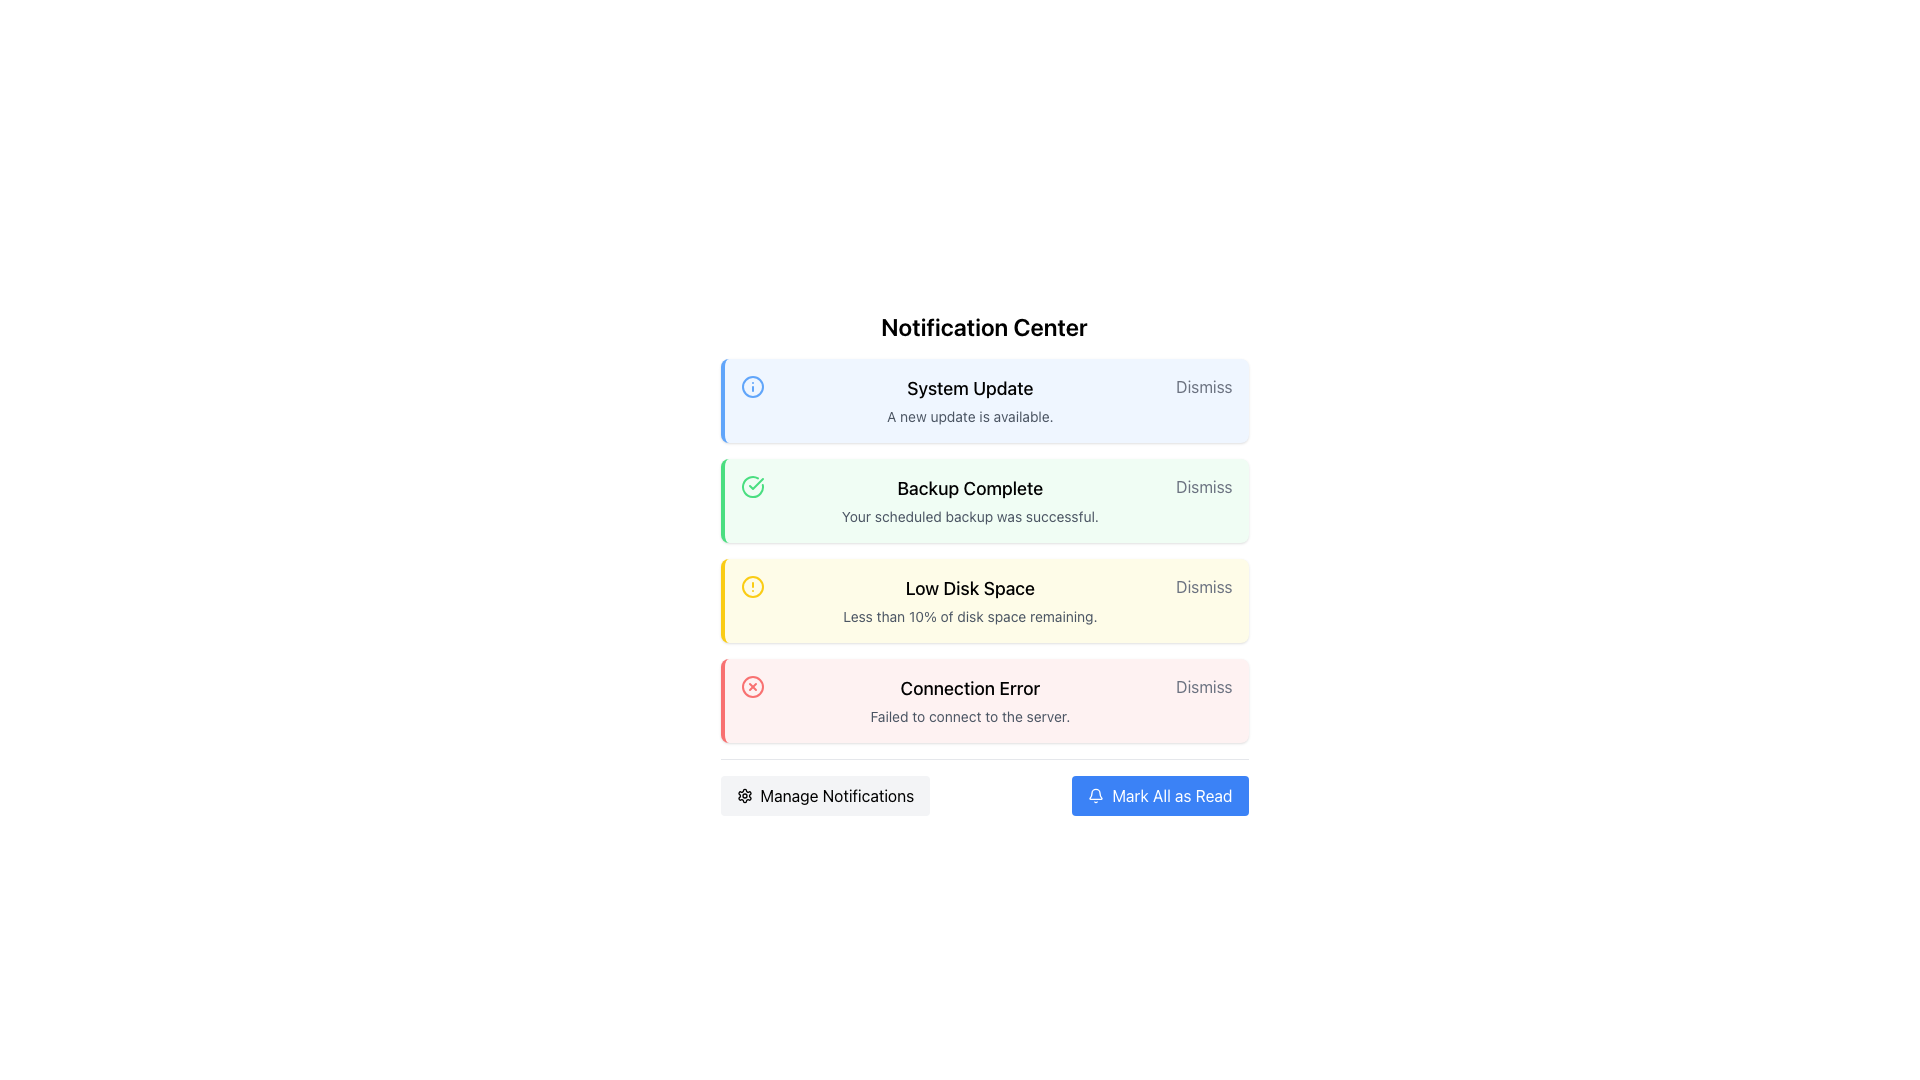 Image resolution: width=1920 pixels, height=1080 pixels. I want to click on the cog-shaped settings icon located in the lower-left corner of the interface, adjacent to the 'Manage Notifications' button, so click(743, 794).